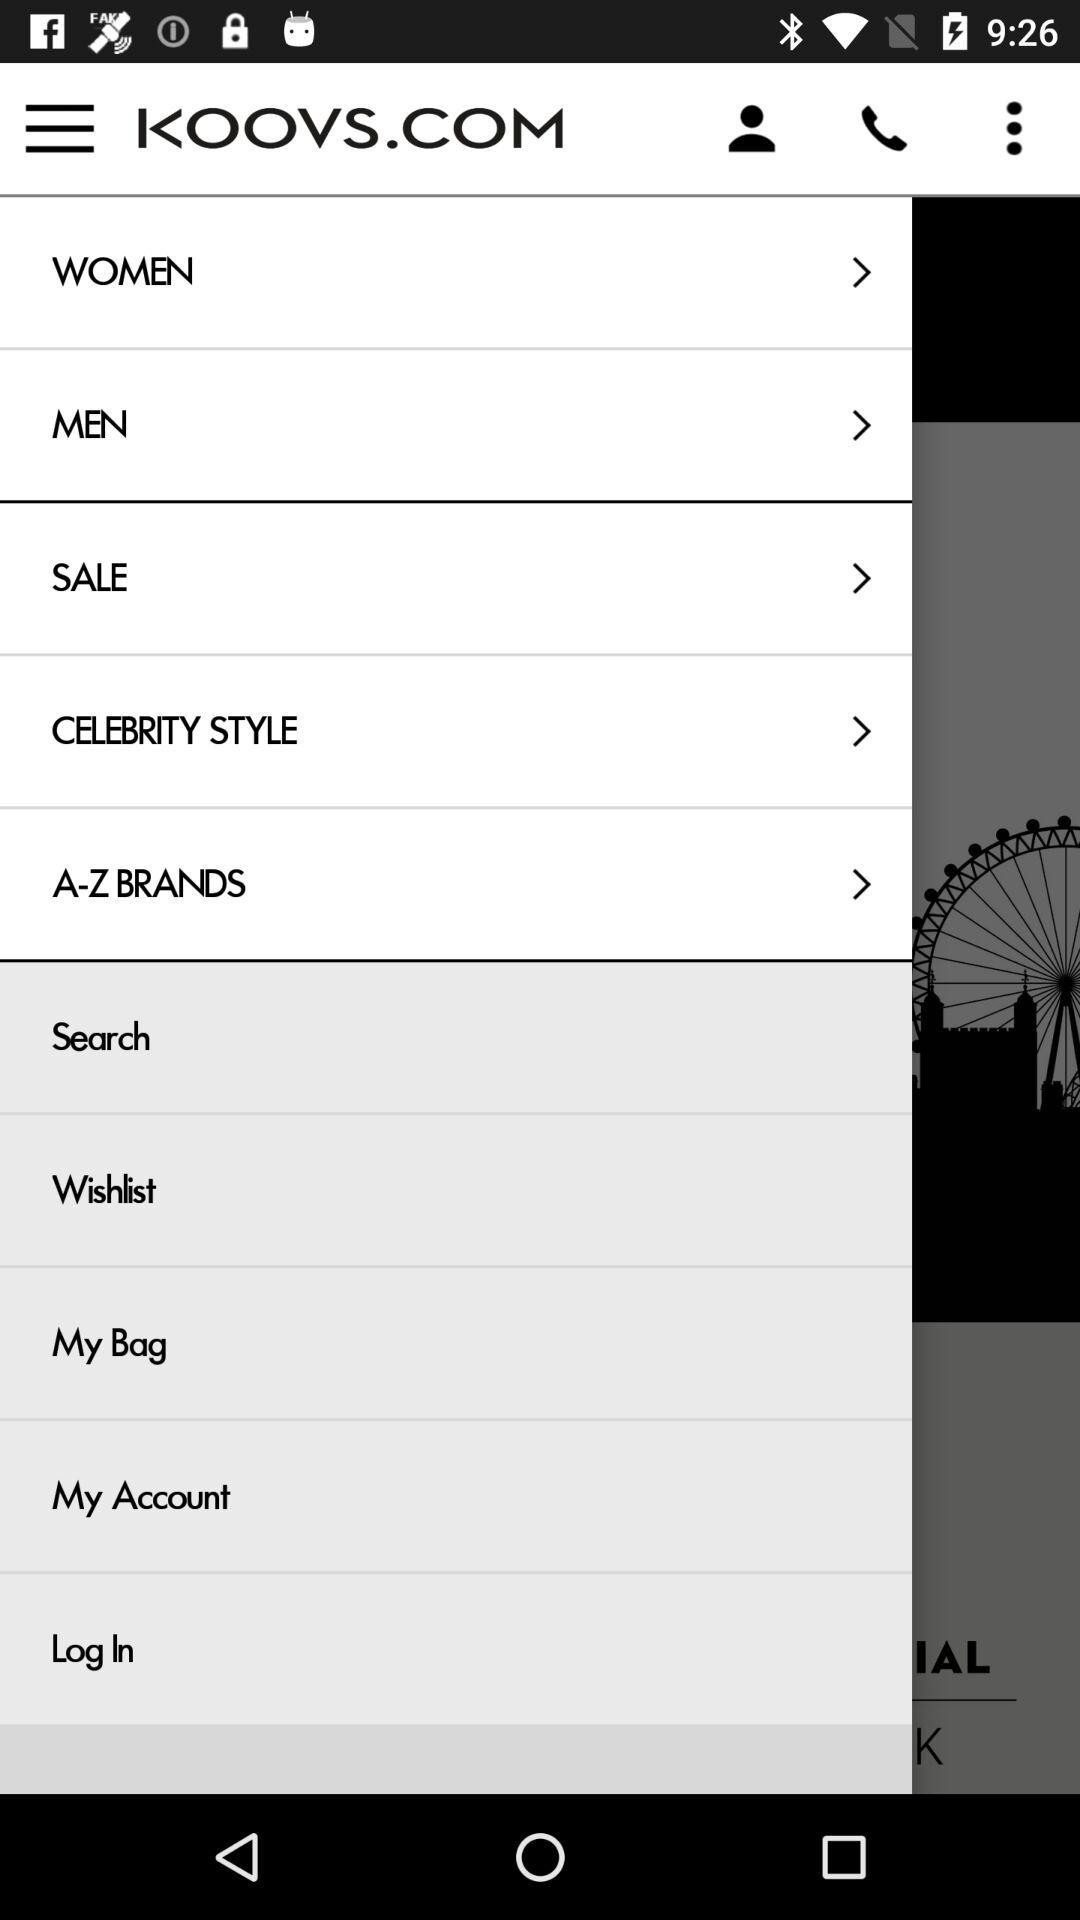 Image resolution: width=1080 pixels, height=1920 pixels. I want to click on the menu icon, so click(58, 127).